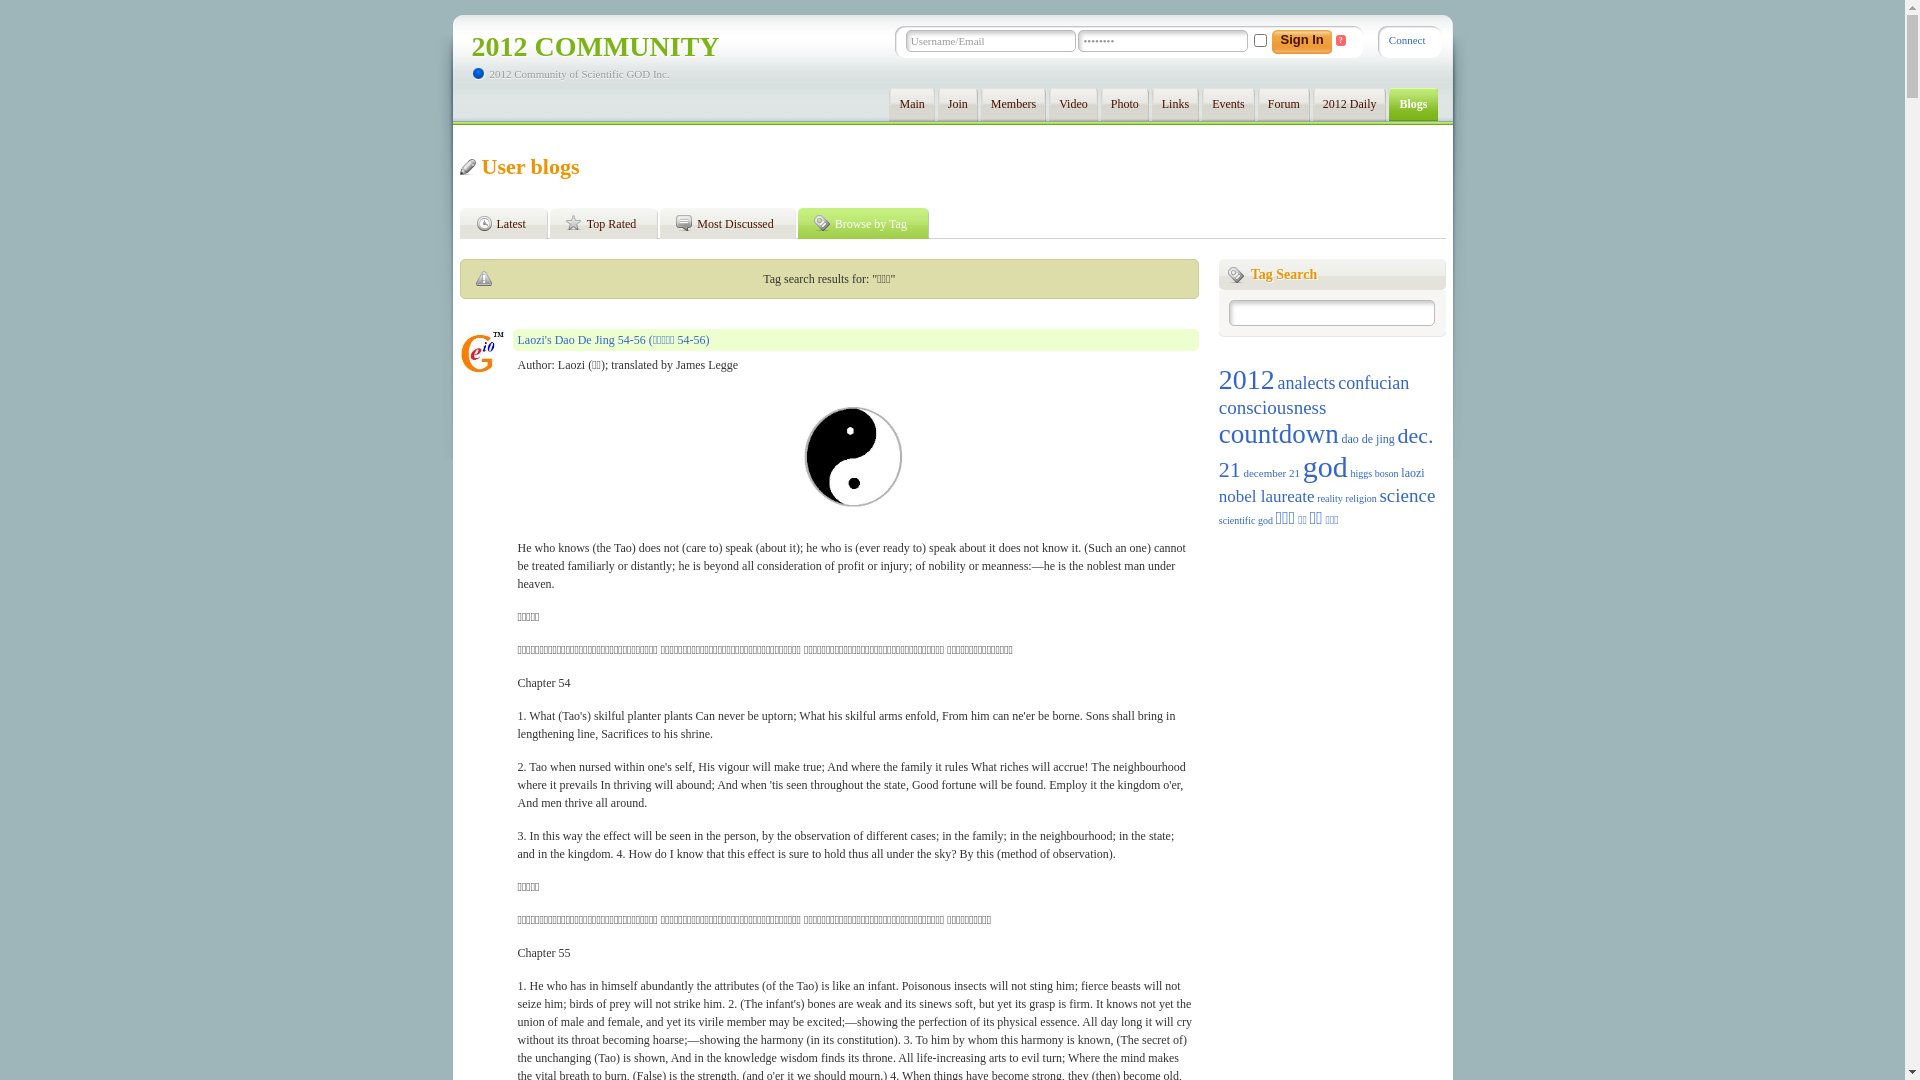 The image size is (1920, 1080). What do you see at coordinates (867, 223) in the screenshot?
I see `'Browse by Tag'` at bounding box center [867, 223].